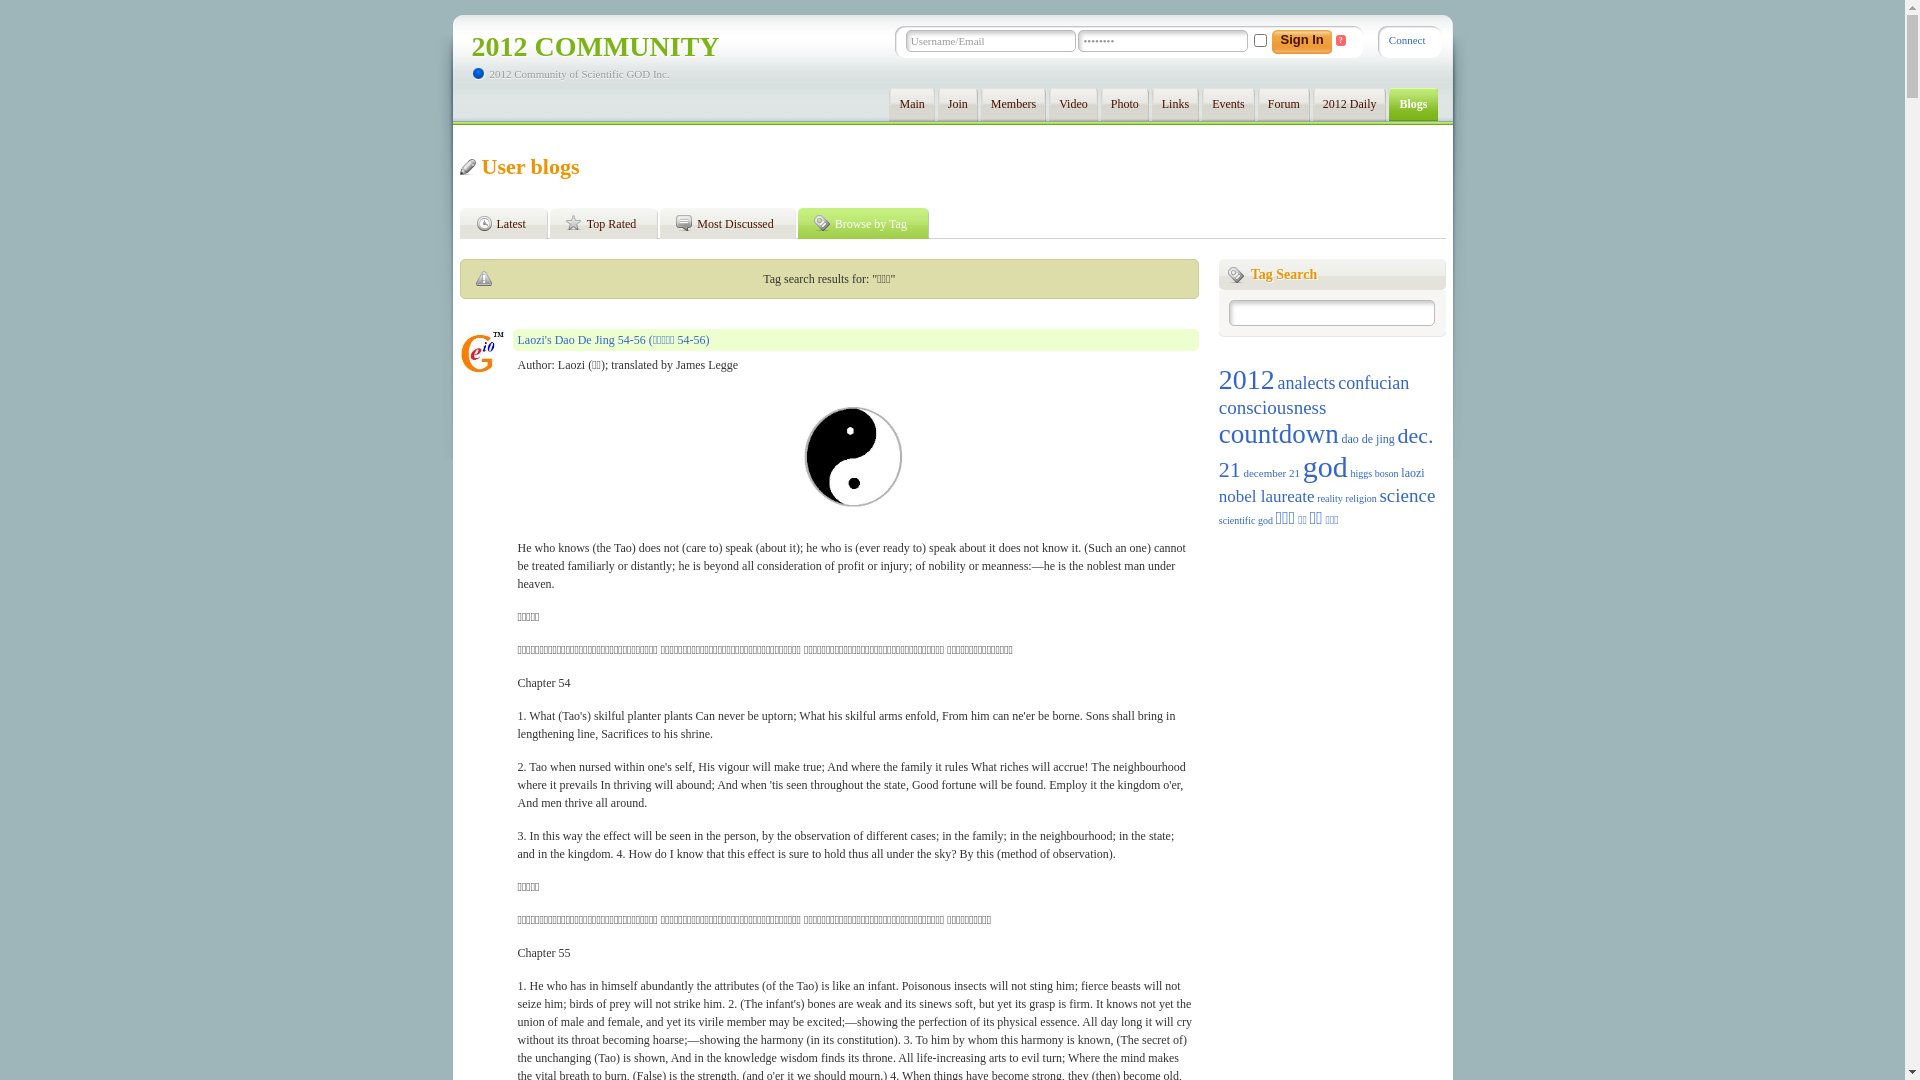 The image size is (1920, 1080). What do you see at coordinates (867, 223) in the screenshot?
I see `'Browse by Tag'` at bounding box center [867, 223].